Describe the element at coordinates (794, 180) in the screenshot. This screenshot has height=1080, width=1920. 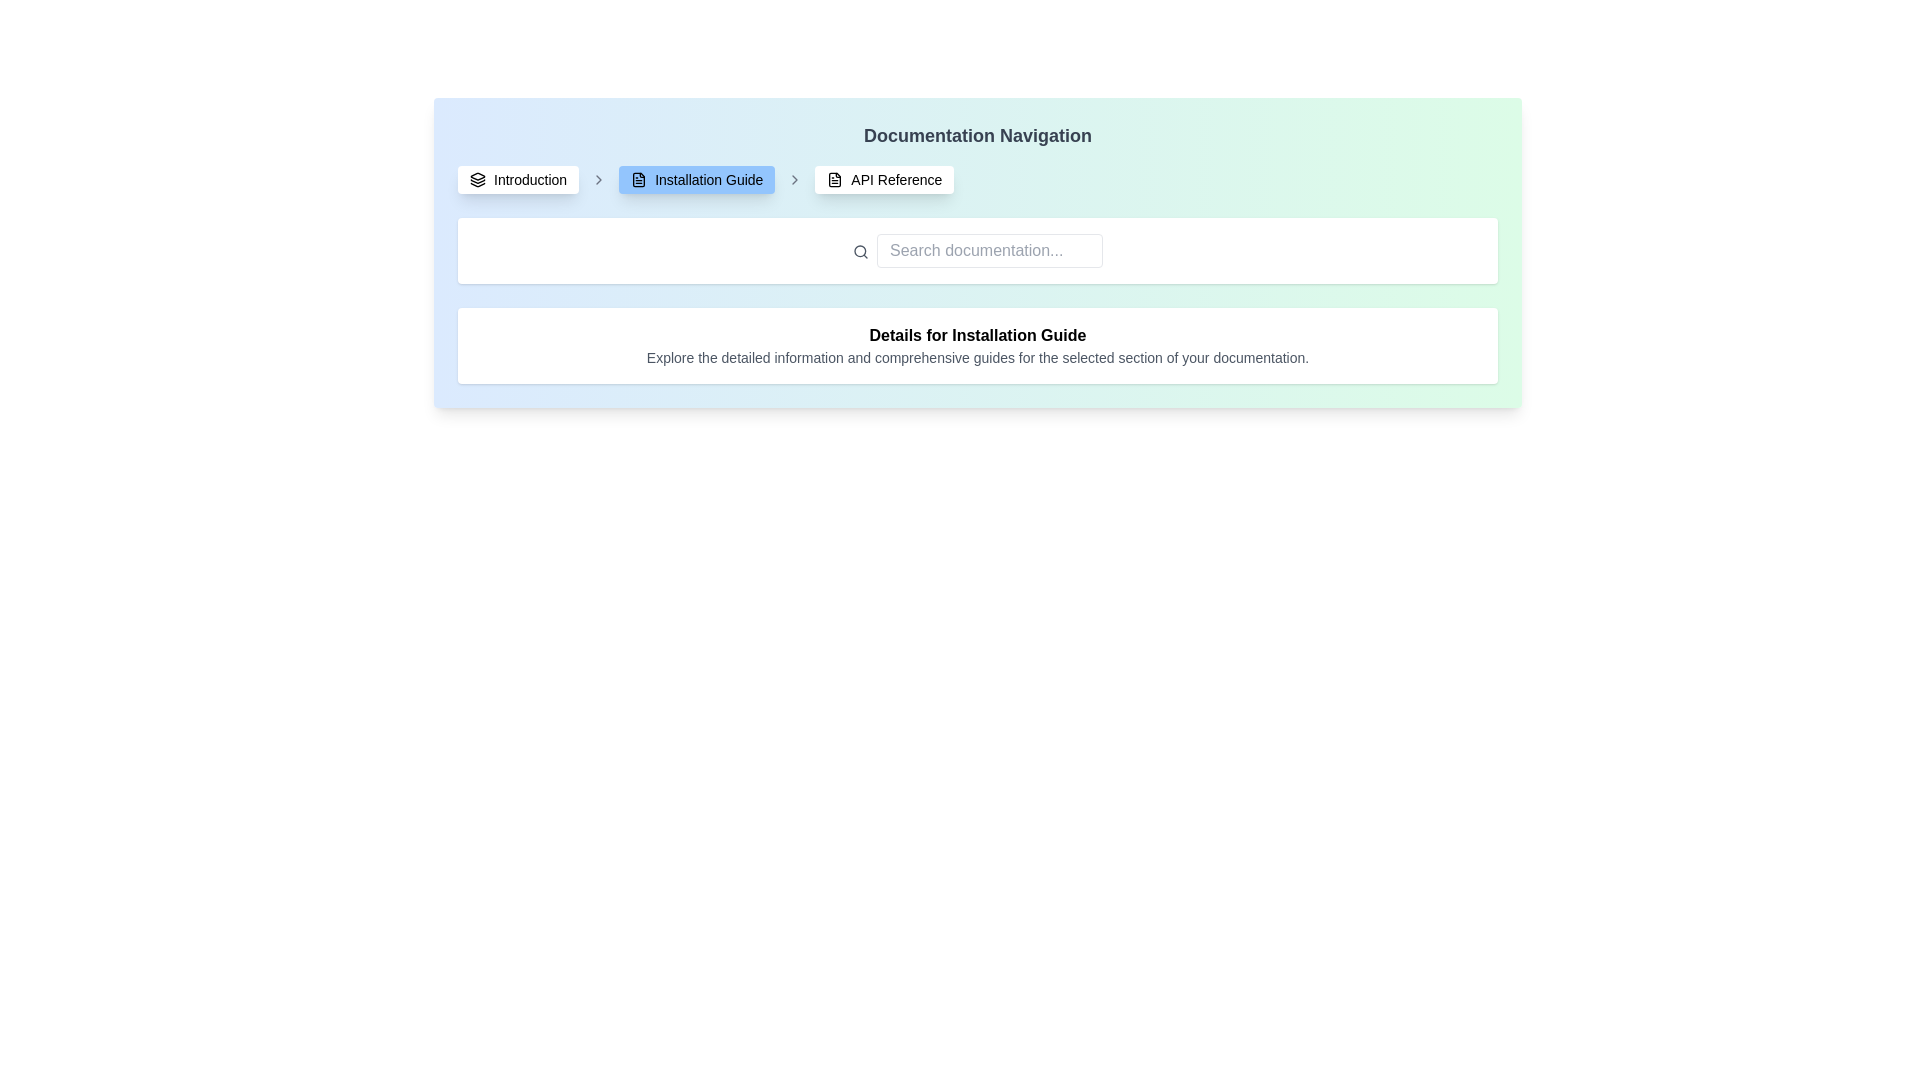
I see `the right-pointing gray chevron icon positioned between the 'Installation Guide' and 'API Reference' navigation buttons` at that location.